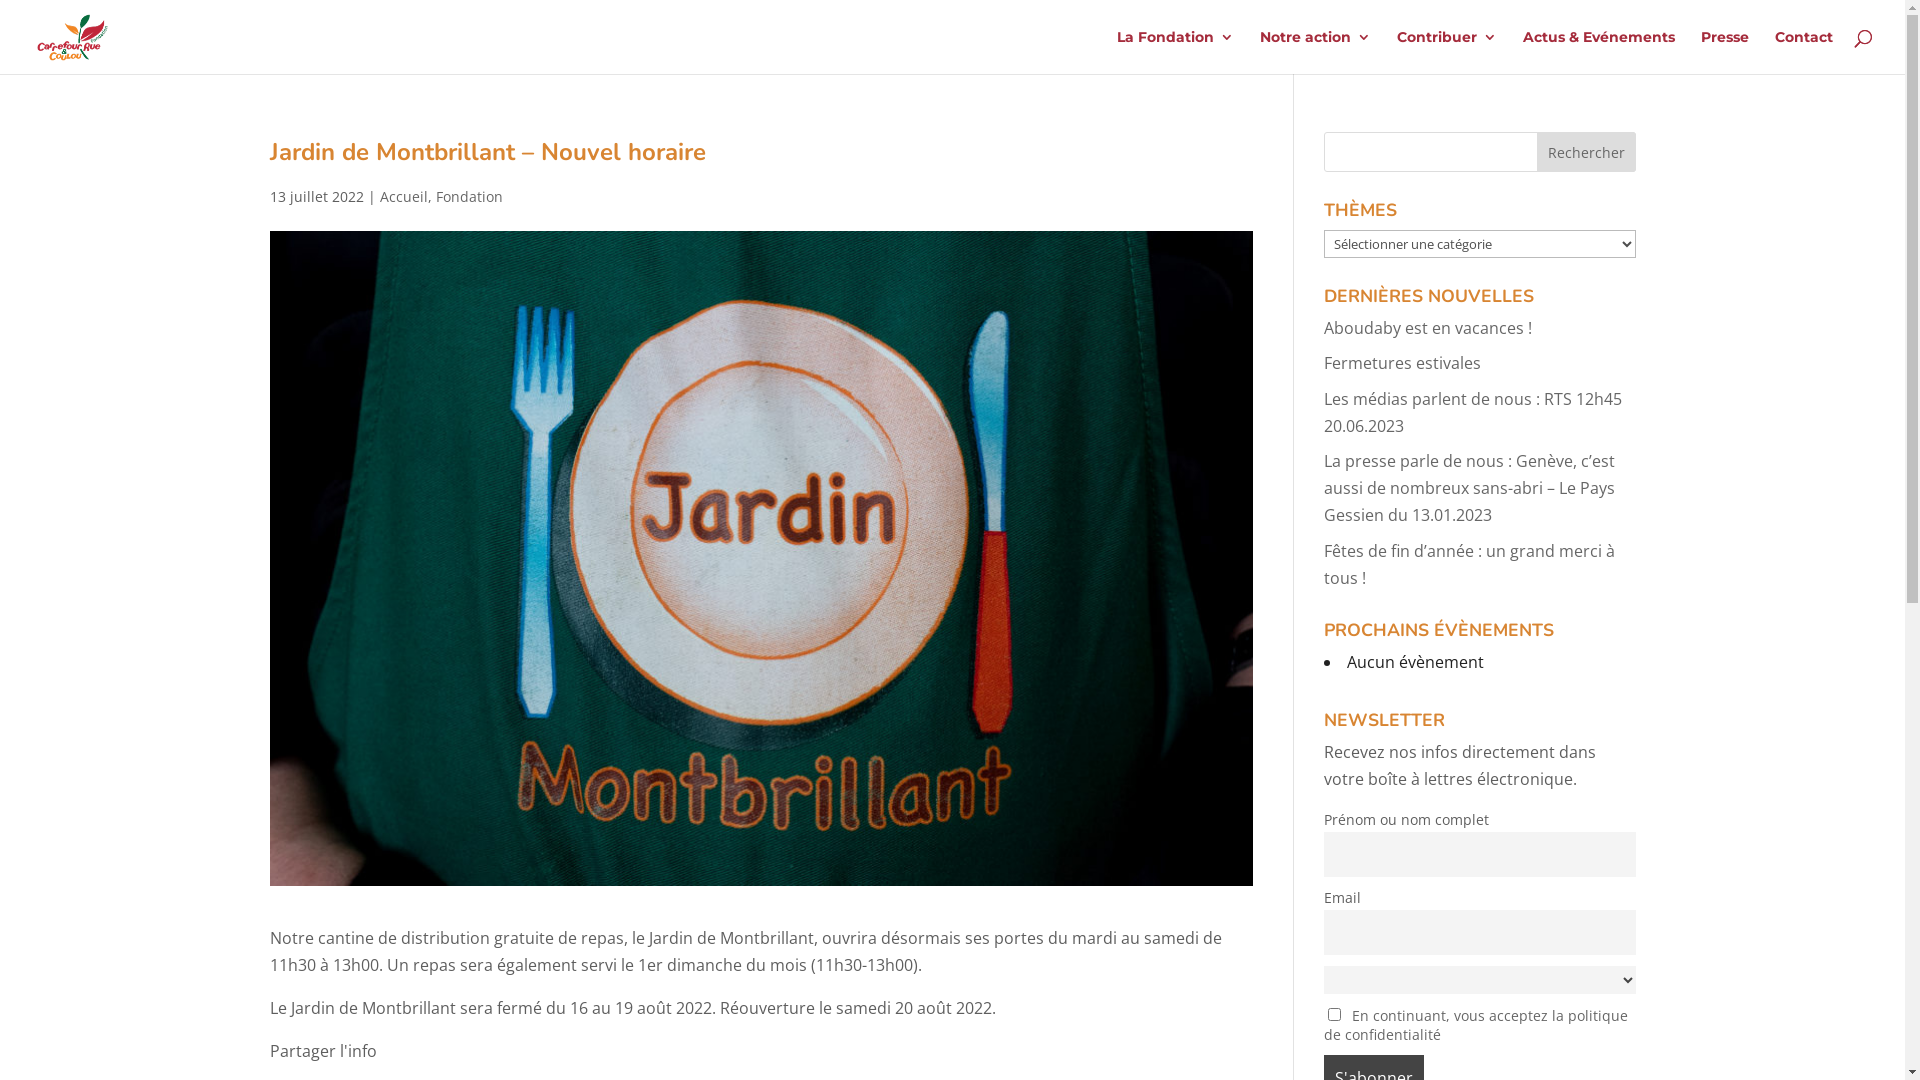 The height and width of the screenshot is (1080, 1920). What do you see at coordinates (1427, 326) in the screenshot?
I see `'Aboudaby est en vacances !'` at bounding box center [1427, 326].